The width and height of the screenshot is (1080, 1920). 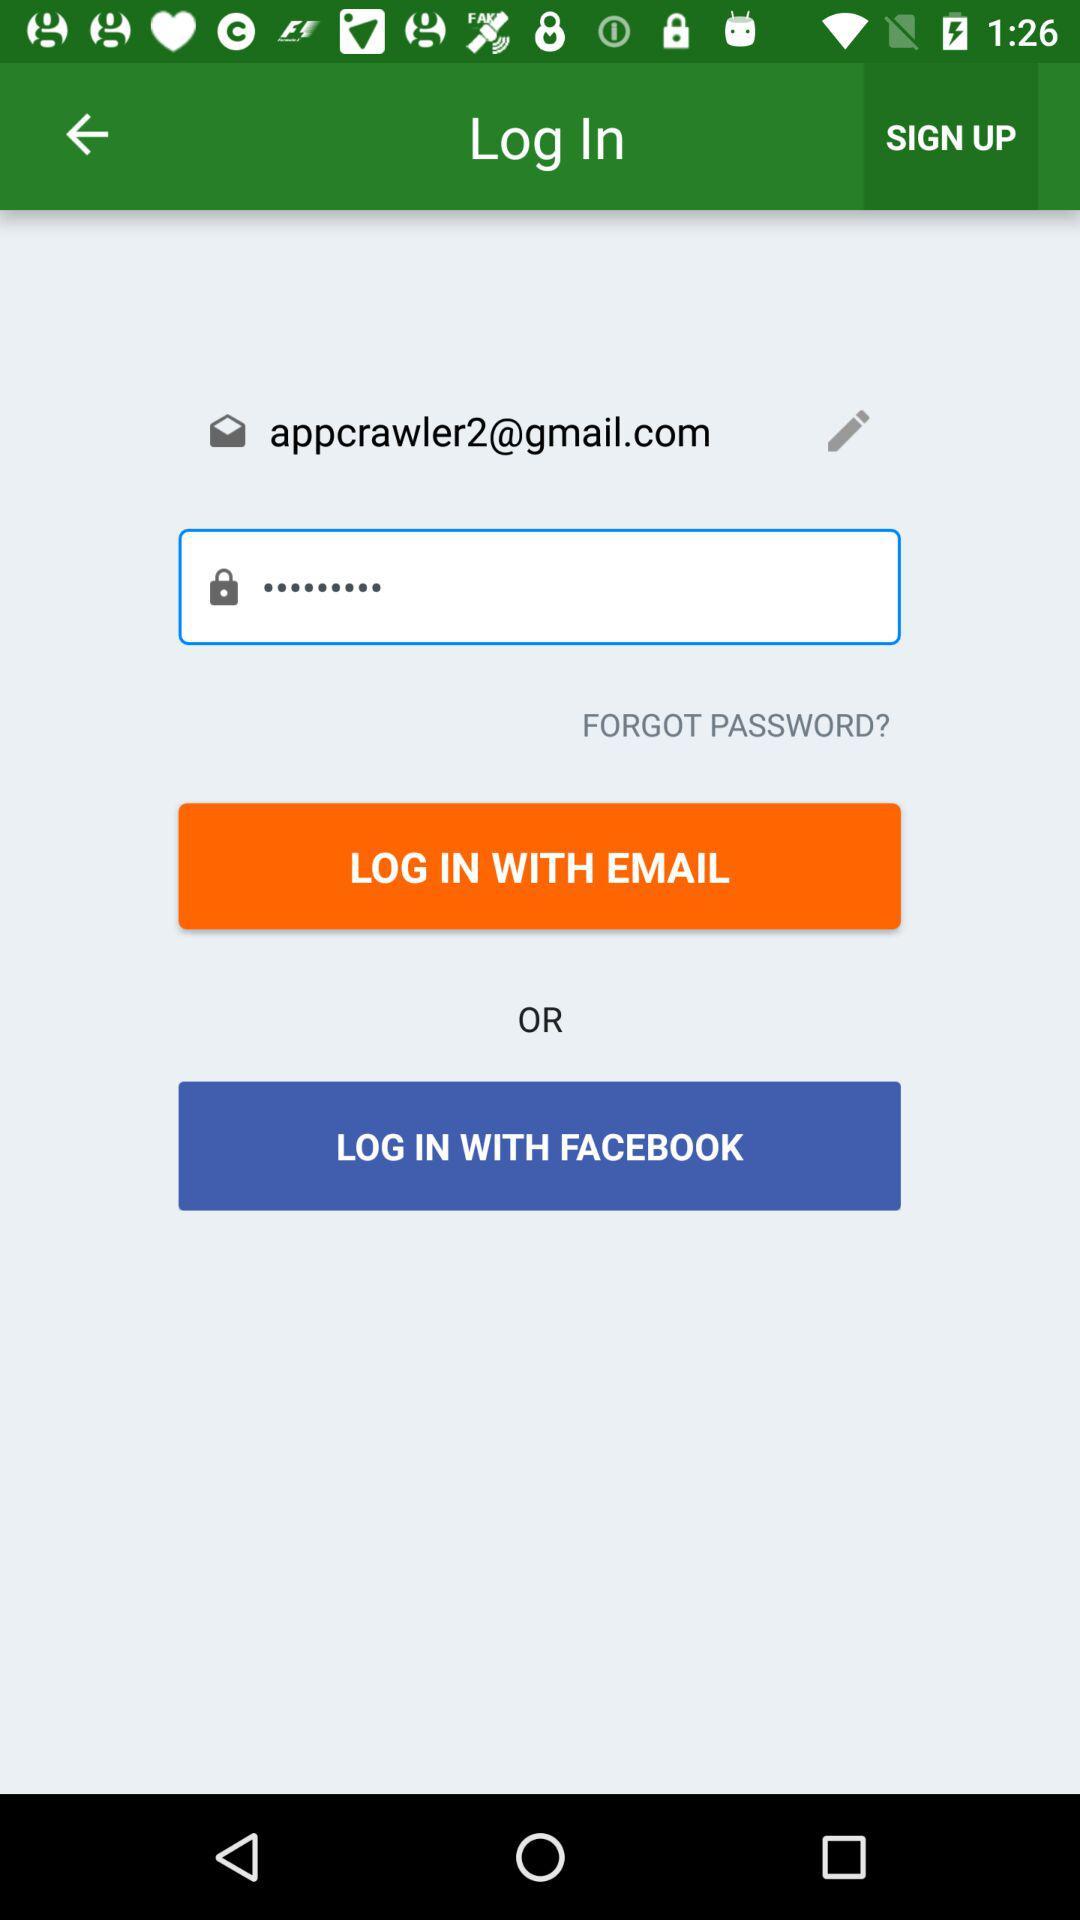 I want to click on item below the crowd3116 item, so click(x=736, y=723).